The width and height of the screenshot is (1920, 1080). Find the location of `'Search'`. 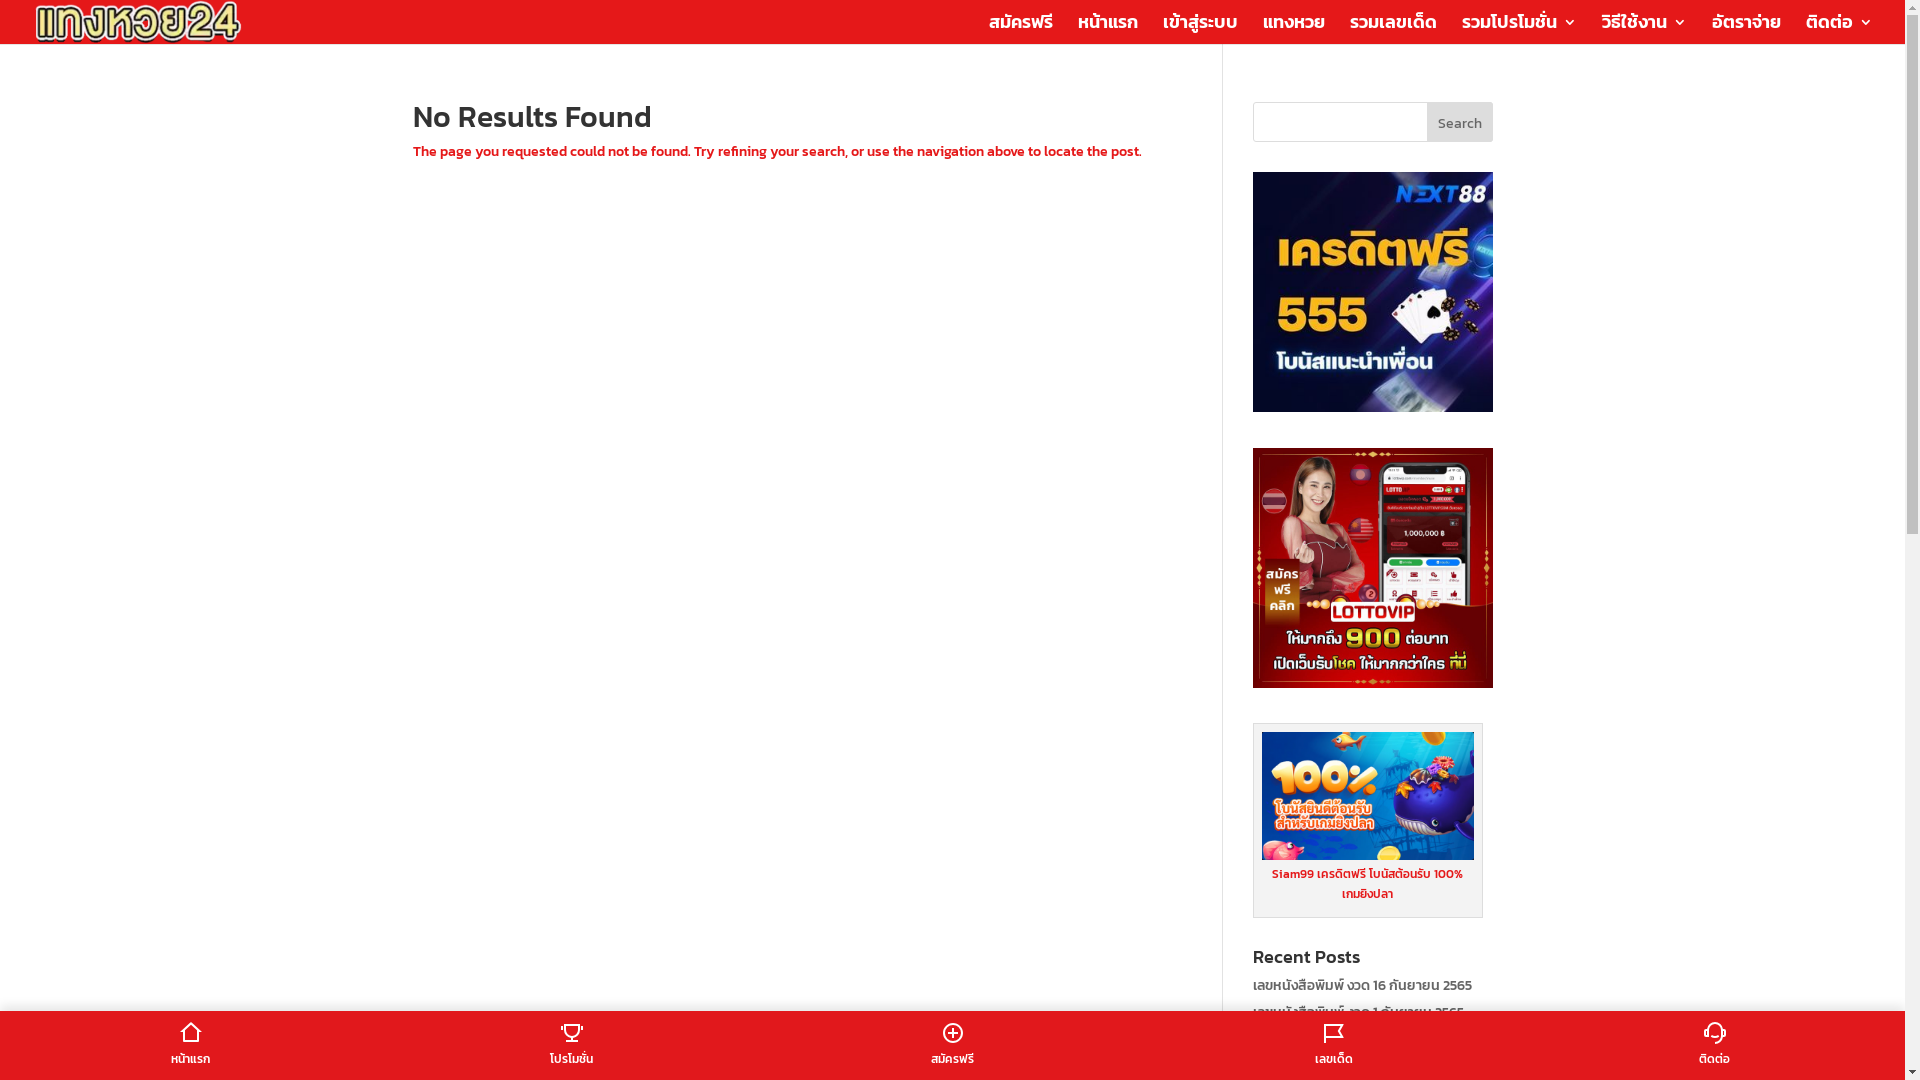

'Search' is located at coordinates (1425, 122).